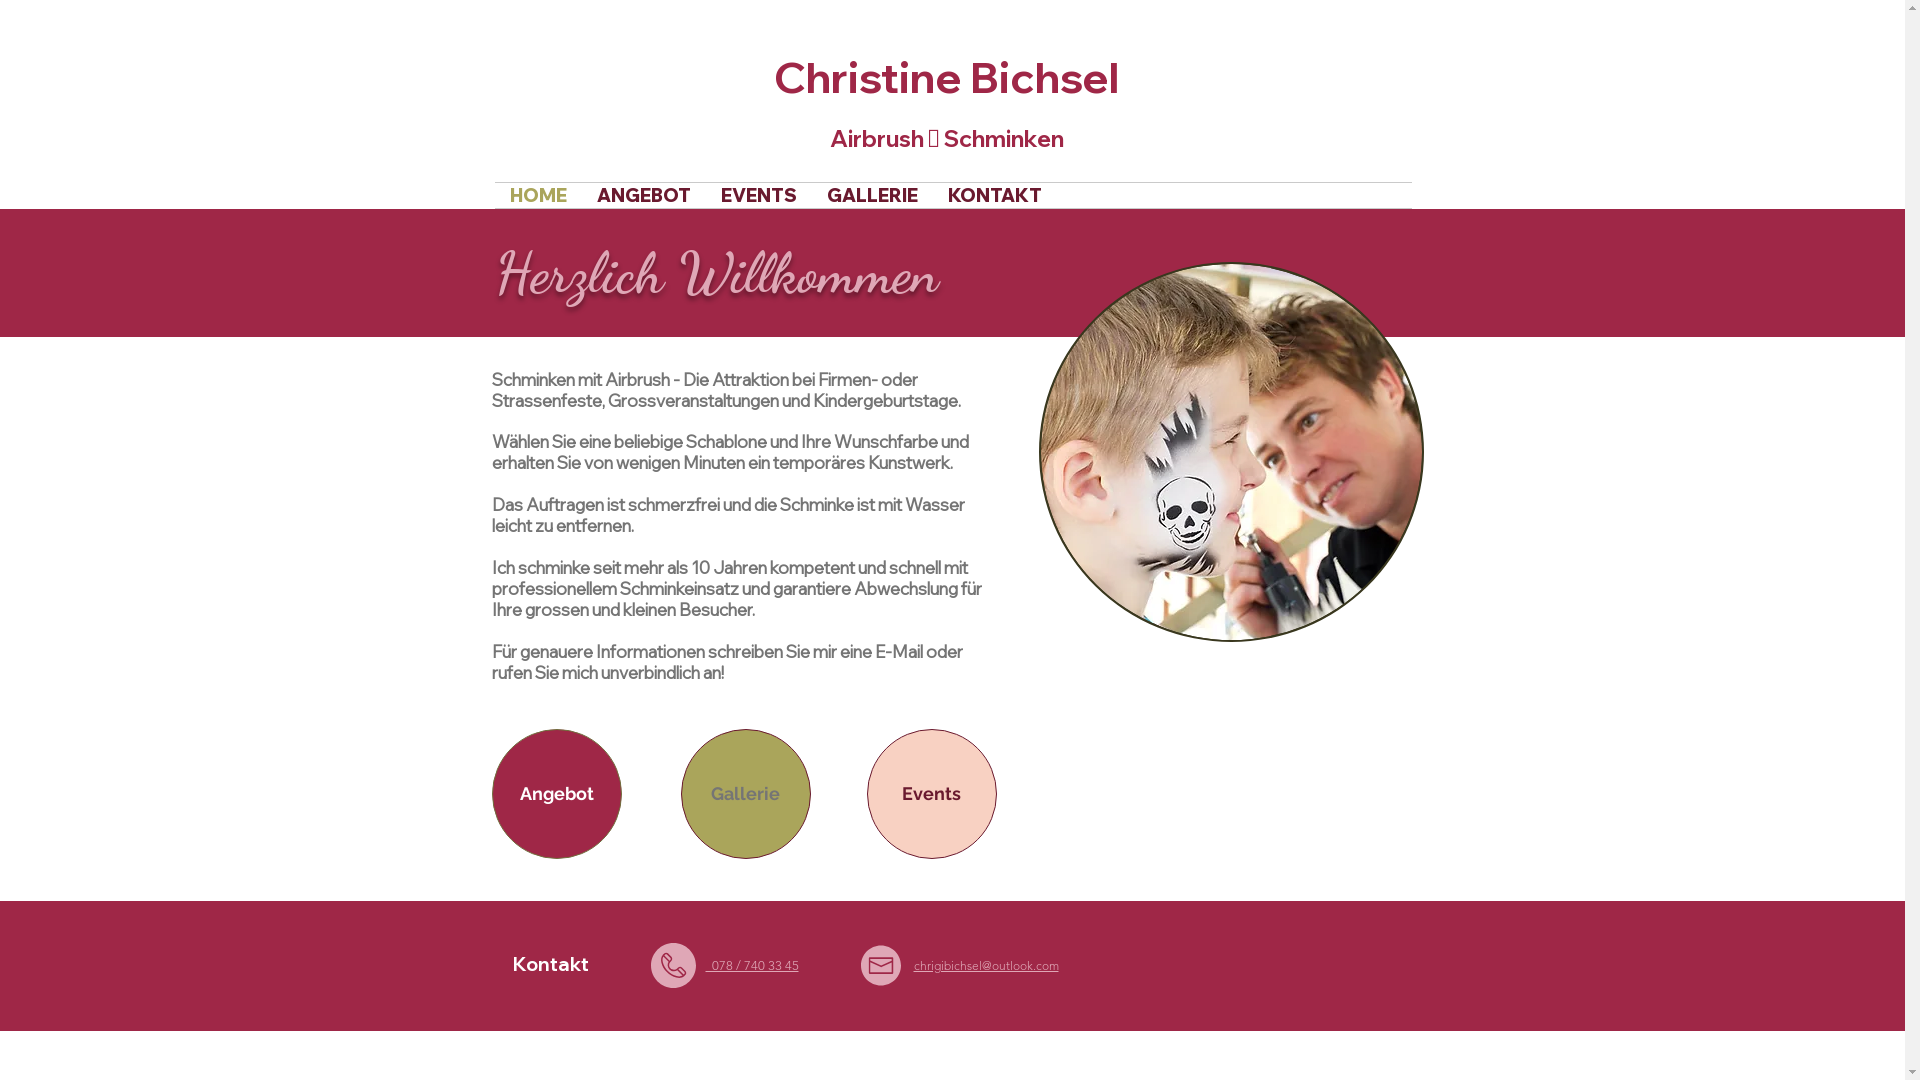  Describe the element at coordinates (556, 793) in the screenshot. I see `'Angebot'` at that location.